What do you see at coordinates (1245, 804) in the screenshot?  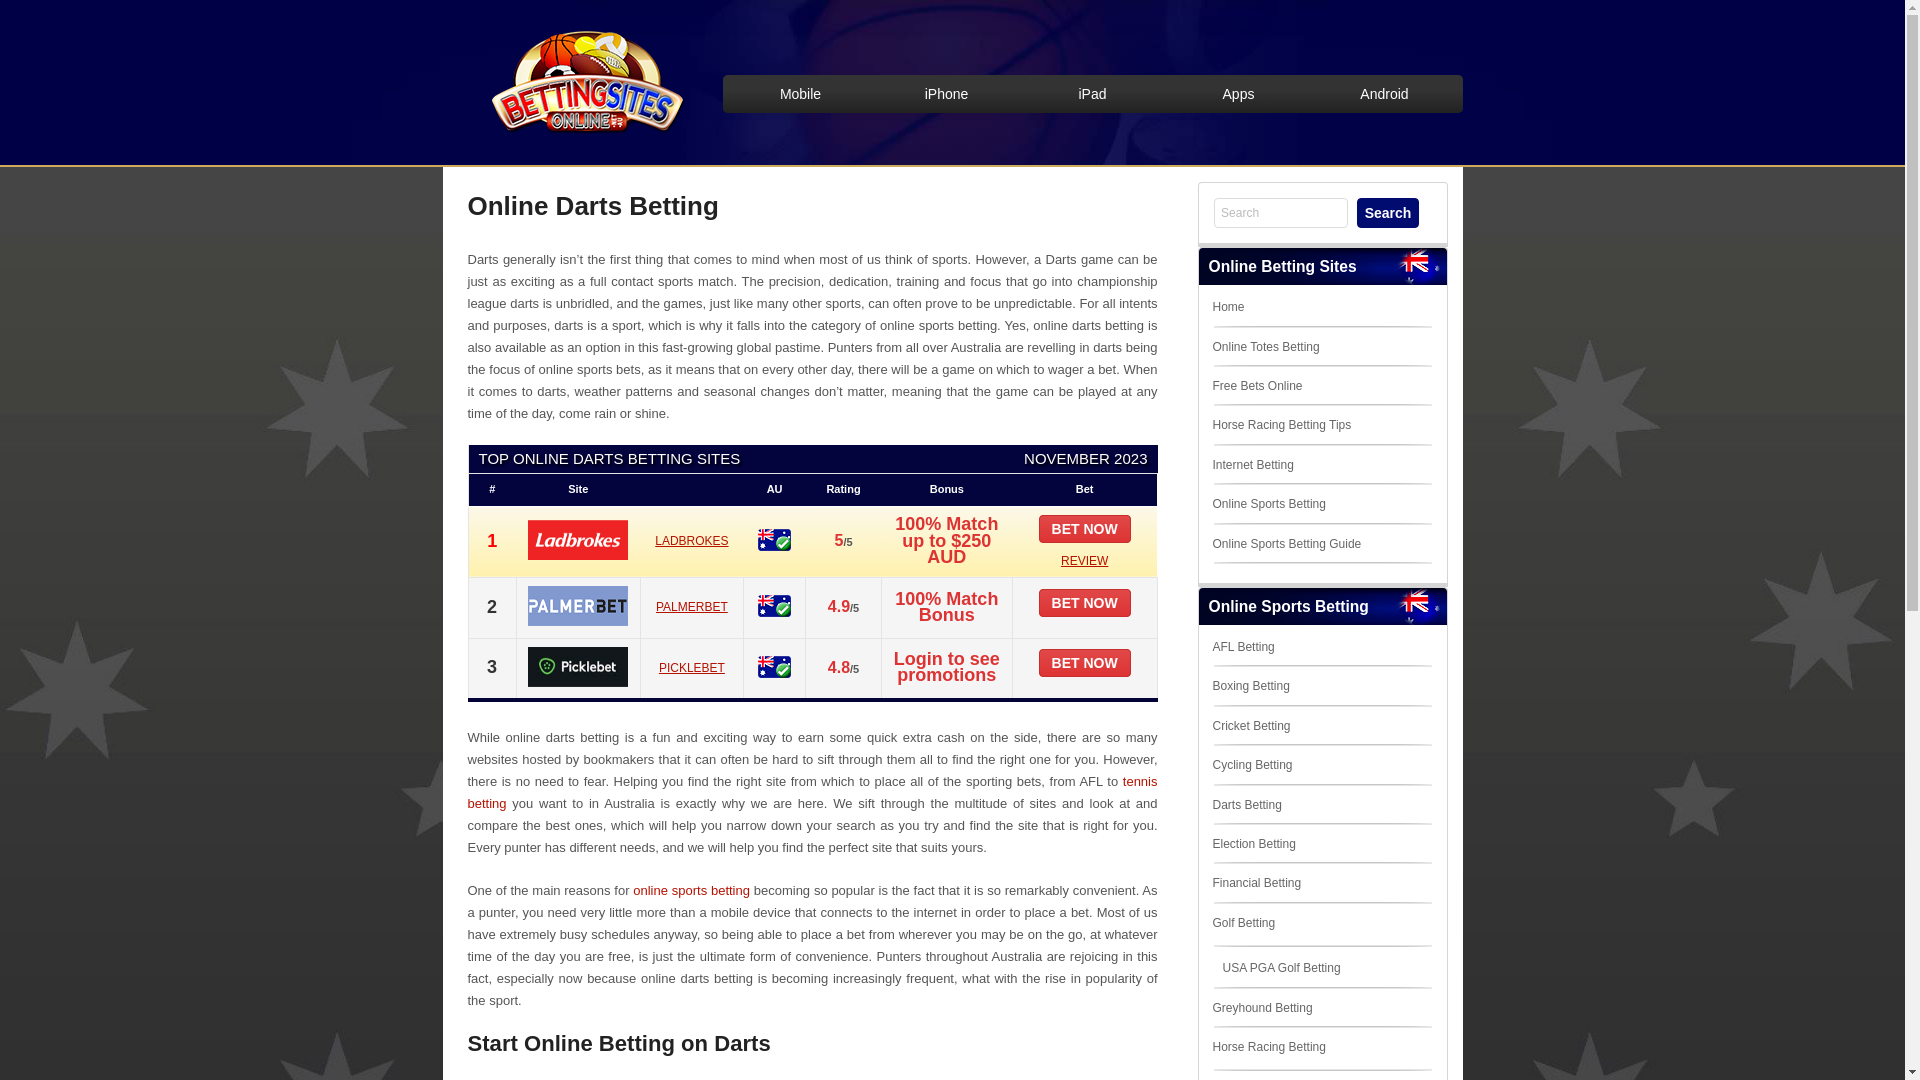 I see `'Darts Betting'` at bounding box center [1245, 804].